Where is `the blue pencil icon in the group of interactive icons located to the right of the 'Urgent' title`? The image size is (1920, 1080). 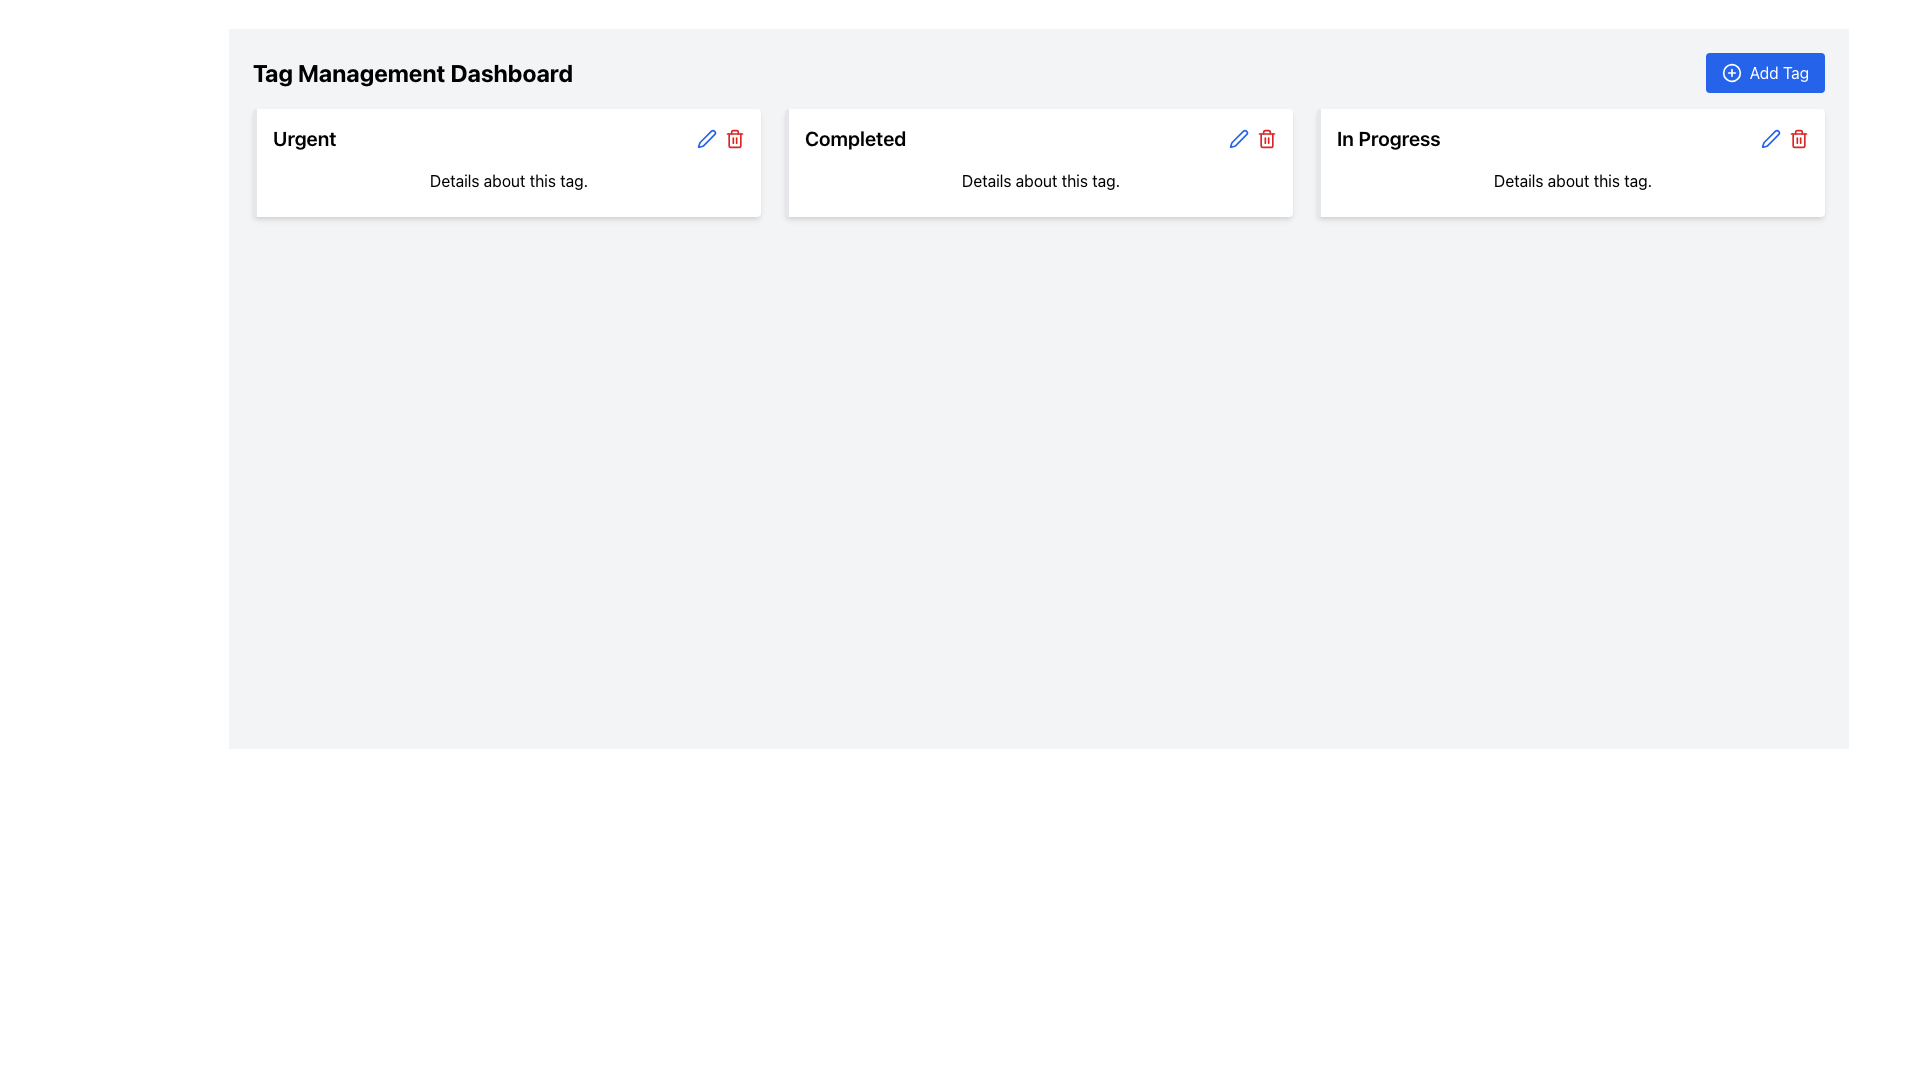 the blue pencil icon in the group of interactive icons located to the right of the 'Urgent' title is located at coordinates (720, 137).